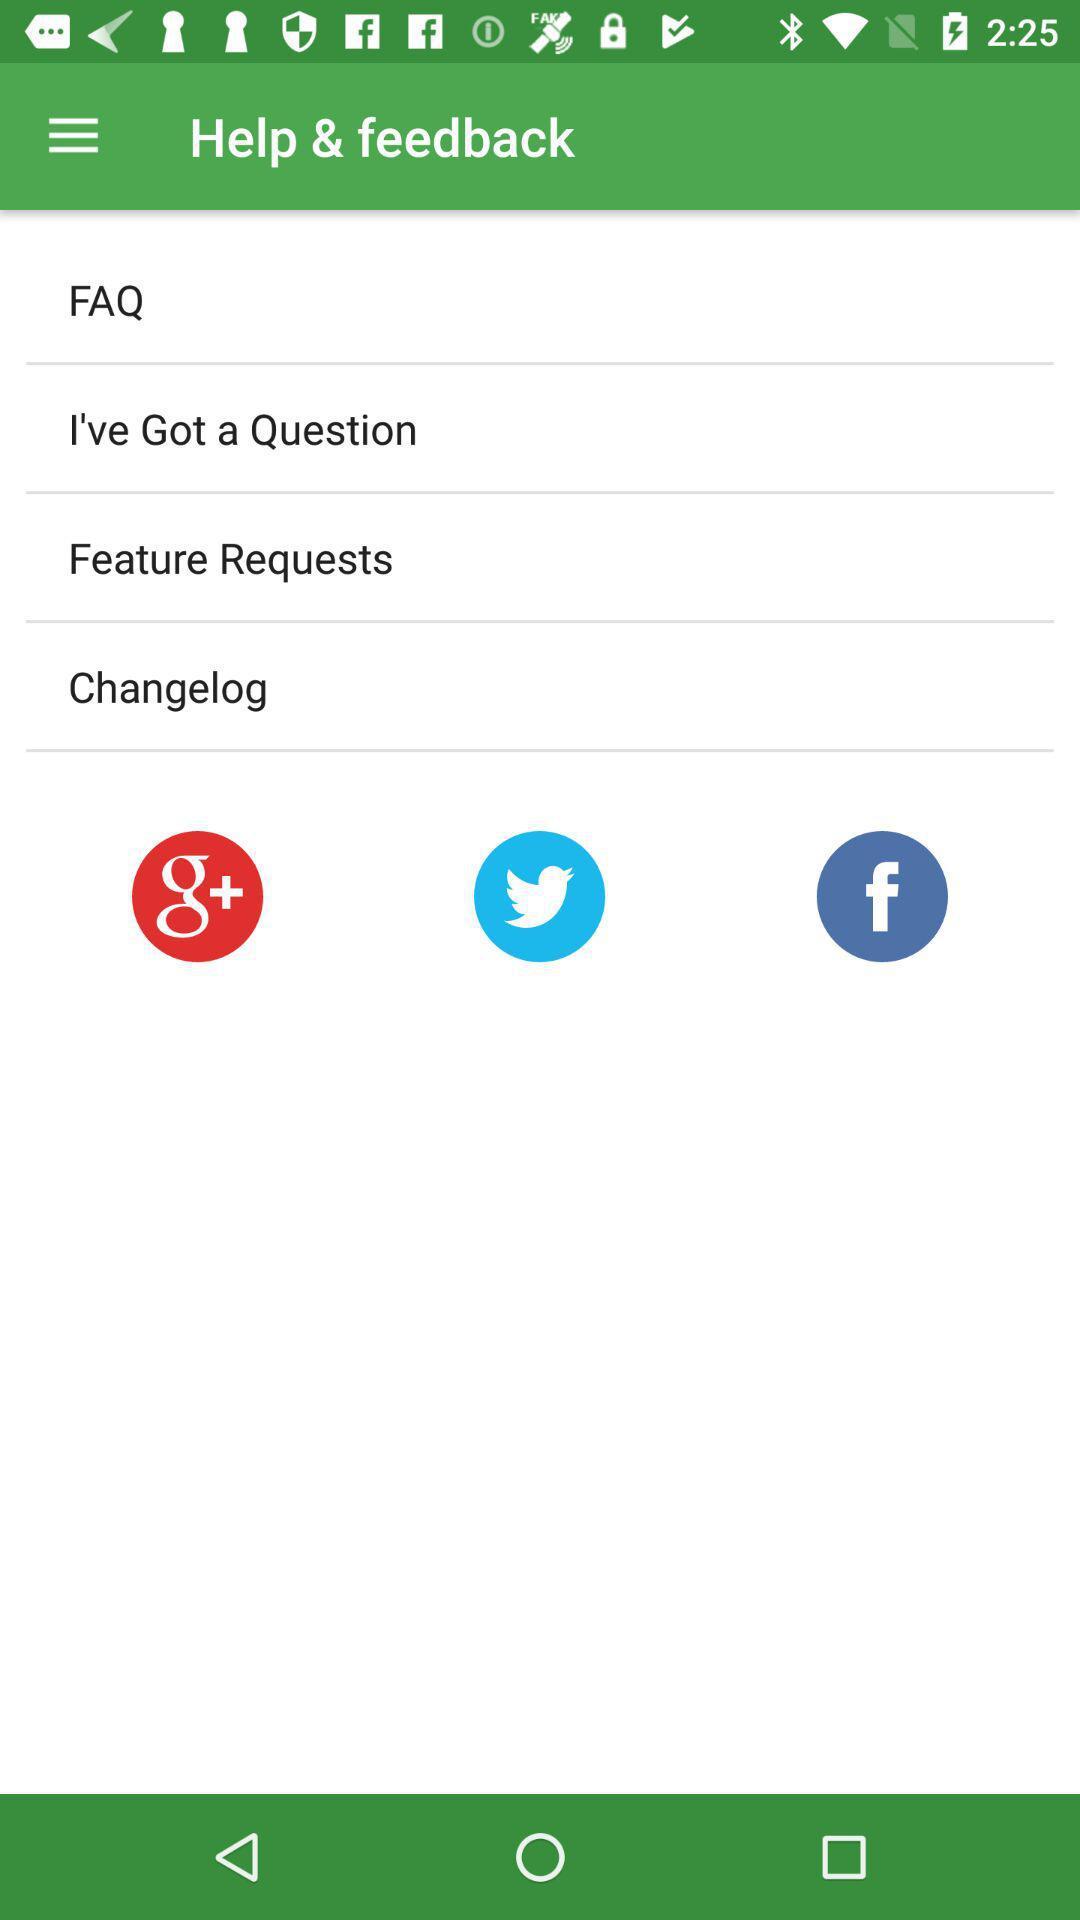 The width and height of the screenshot is (1080, 1920). Describe the element at coordinates (540, 427) in the screenshot. I see `the item below faq icon` at that location.